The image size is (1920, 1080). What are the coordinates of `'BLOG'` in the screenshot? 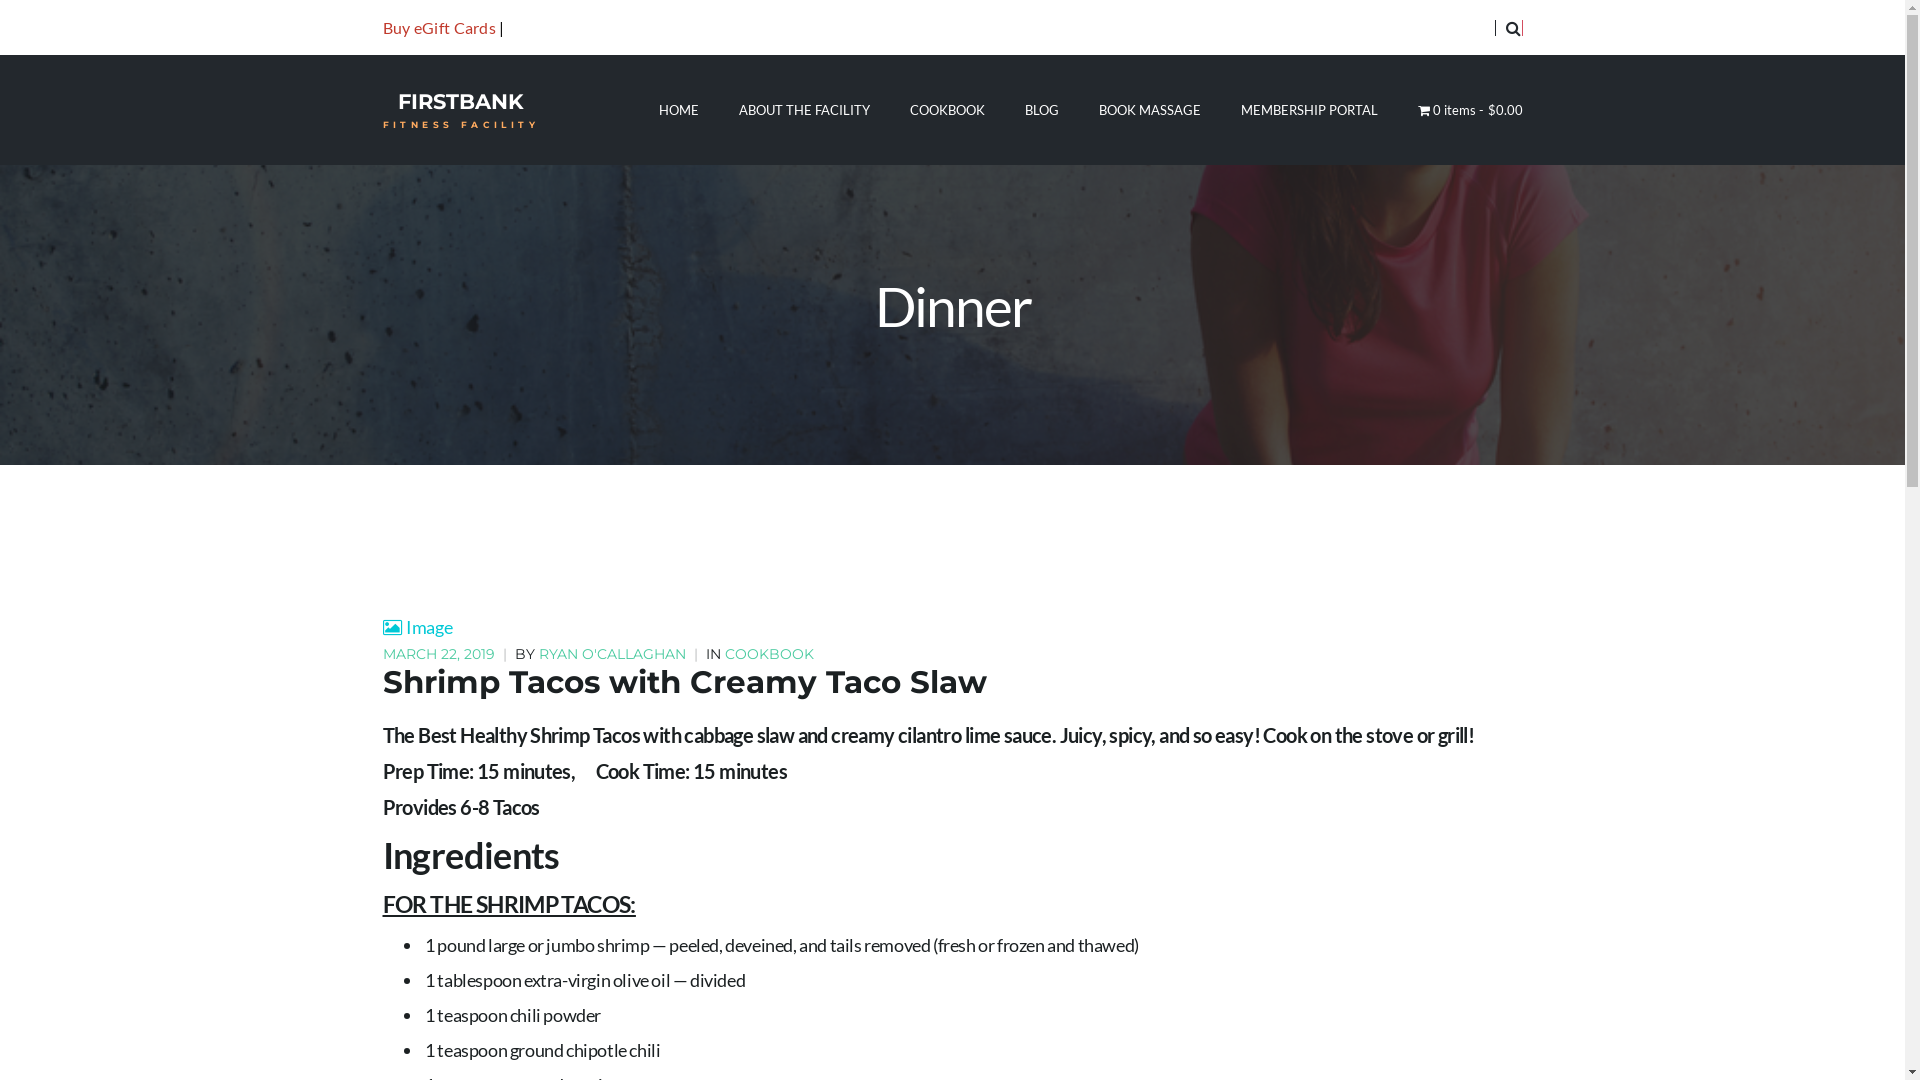 It's located at (1040, 110).